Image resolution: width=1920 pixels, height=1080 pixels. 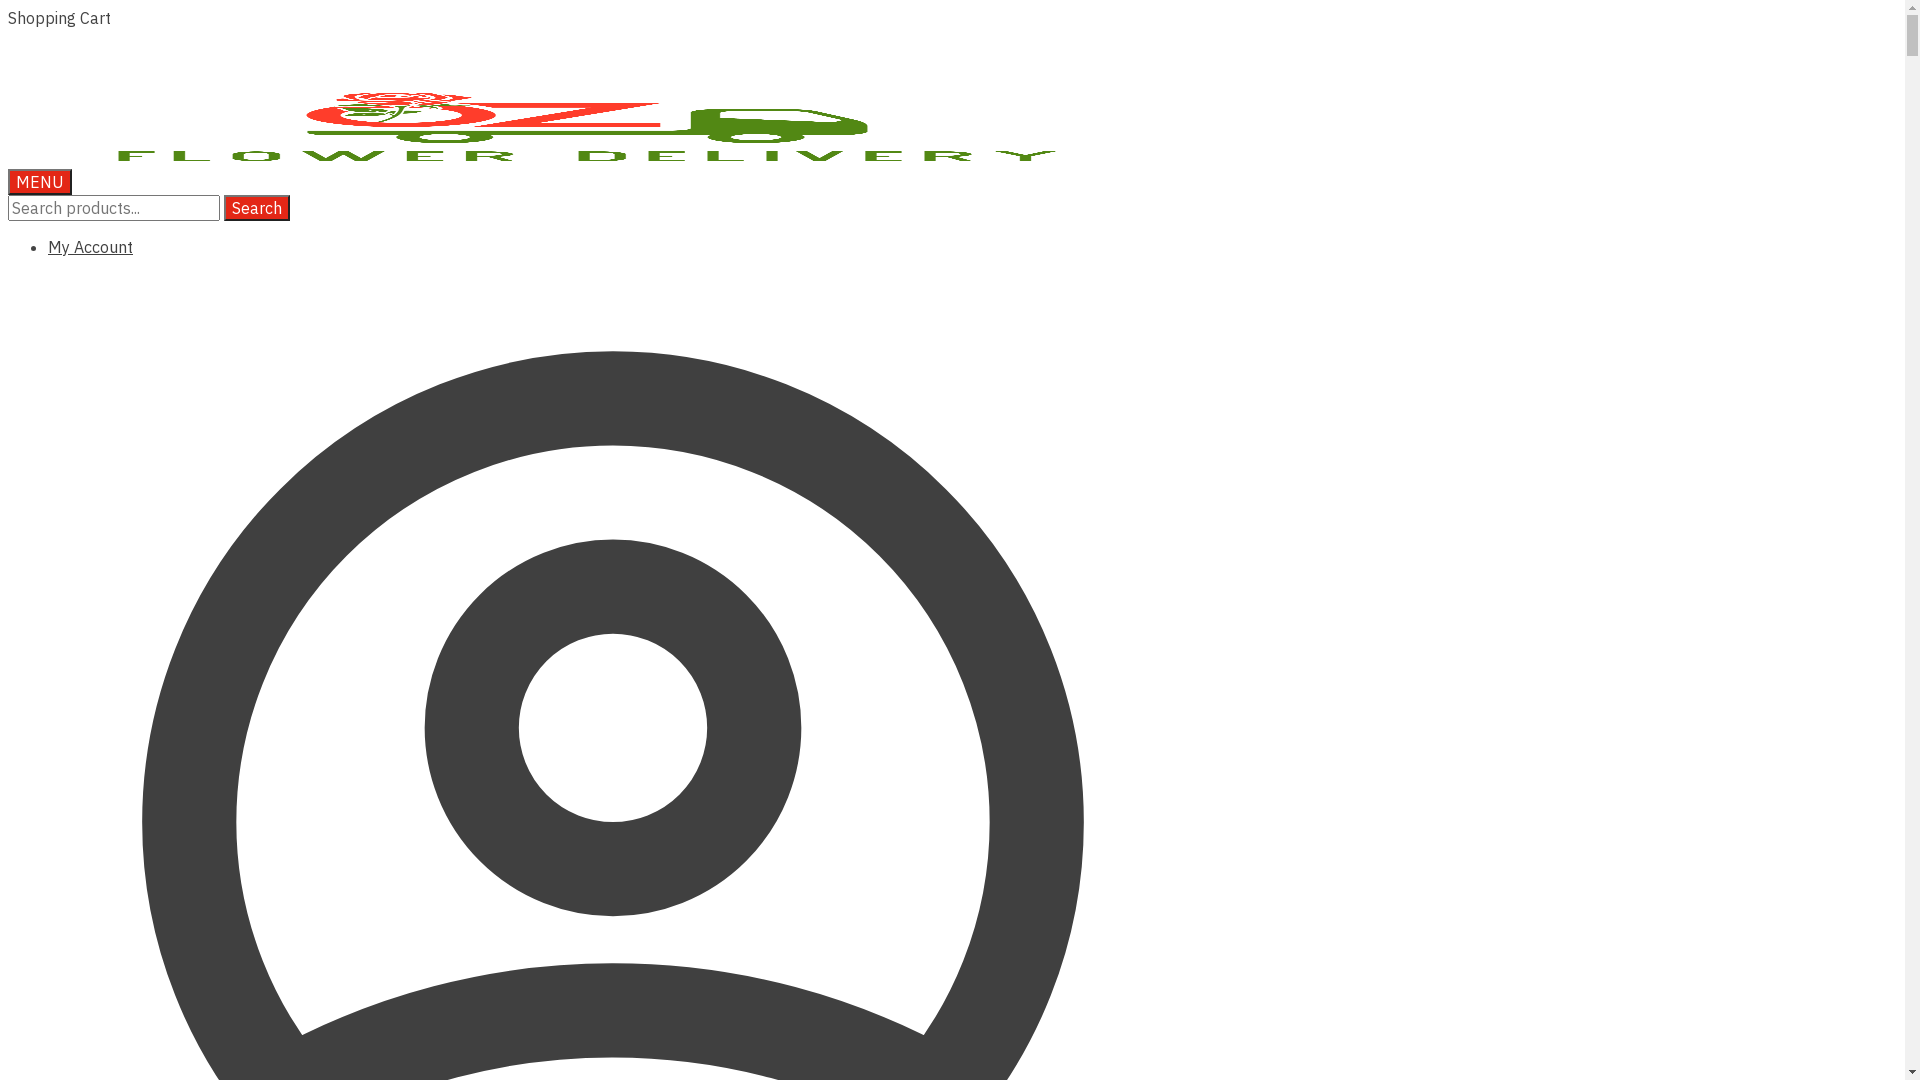 I want to click on 'MENU', so click(x=39, y=181).